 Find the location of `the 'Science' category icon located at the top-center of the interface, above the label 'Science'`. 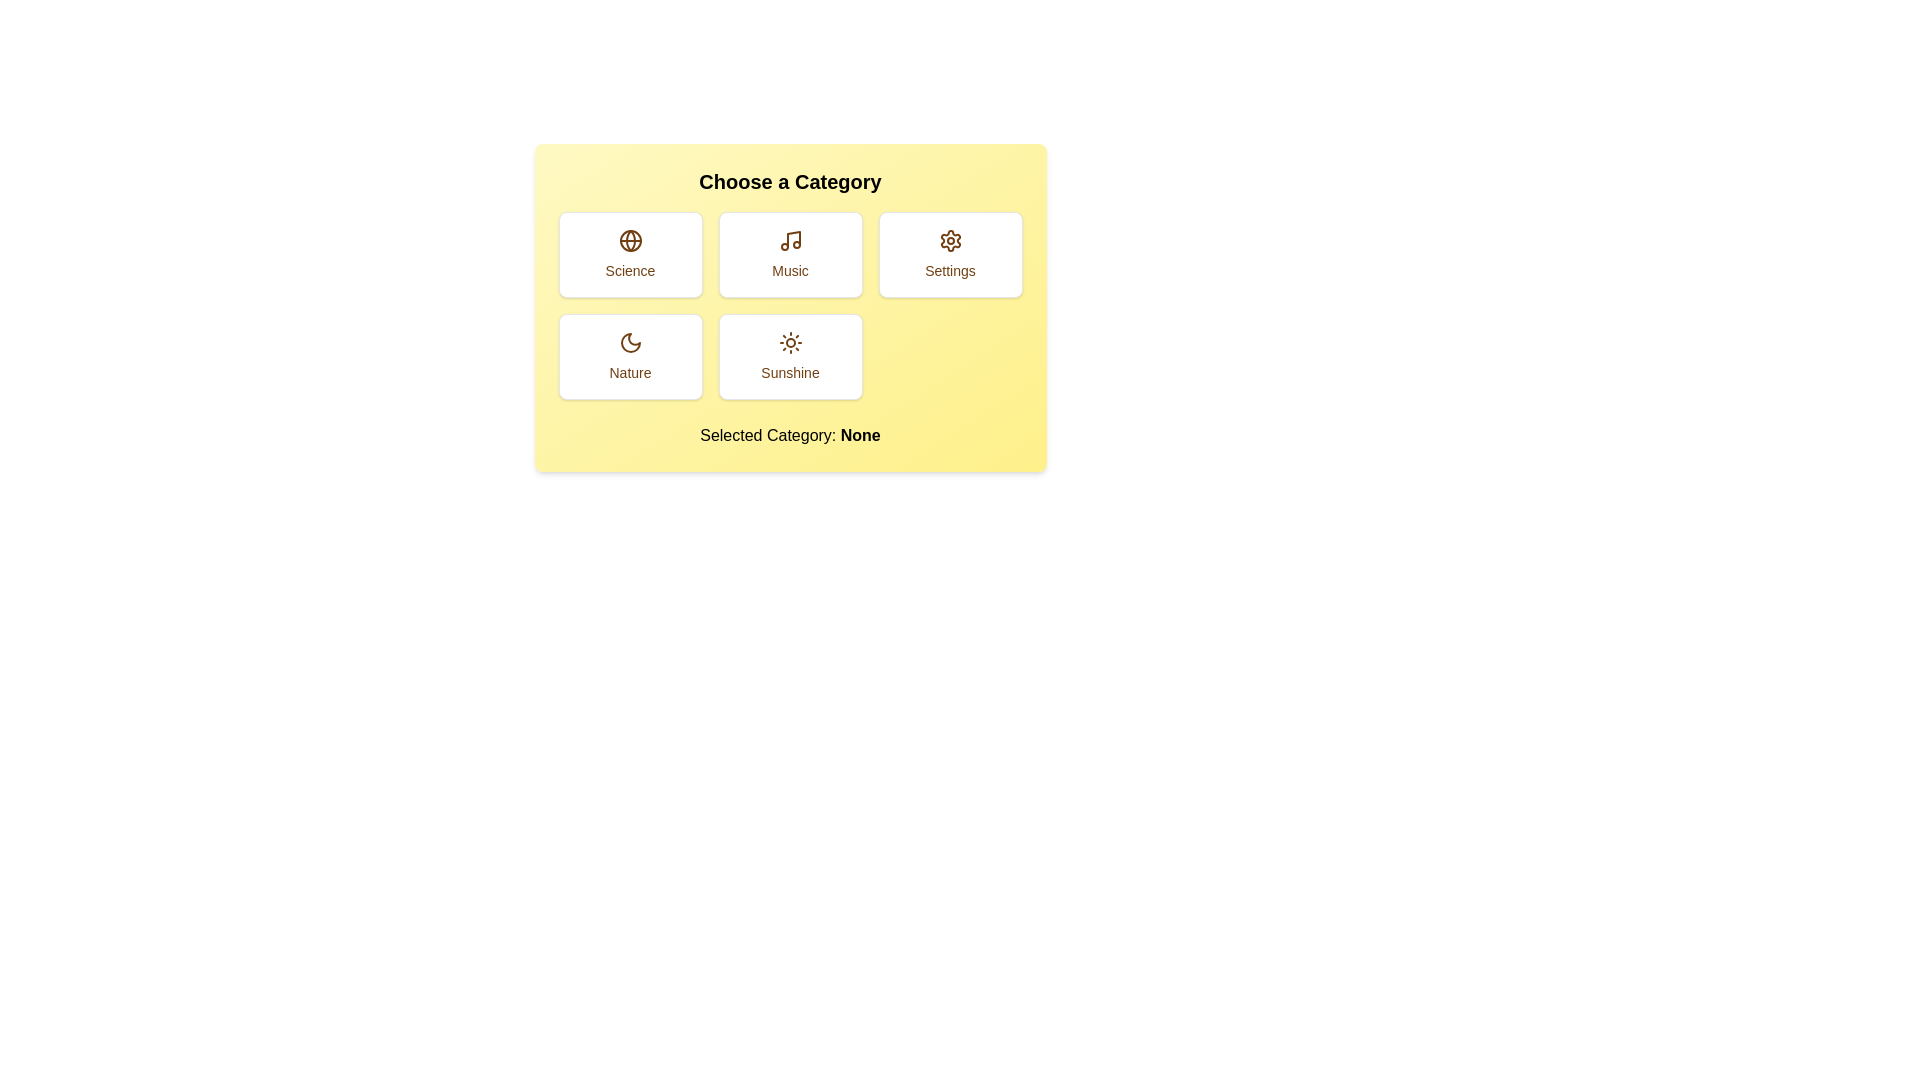

the 'Science' category icon located at the top-center of the interface, above the label 'Science' is located at coordinates (629, 239).